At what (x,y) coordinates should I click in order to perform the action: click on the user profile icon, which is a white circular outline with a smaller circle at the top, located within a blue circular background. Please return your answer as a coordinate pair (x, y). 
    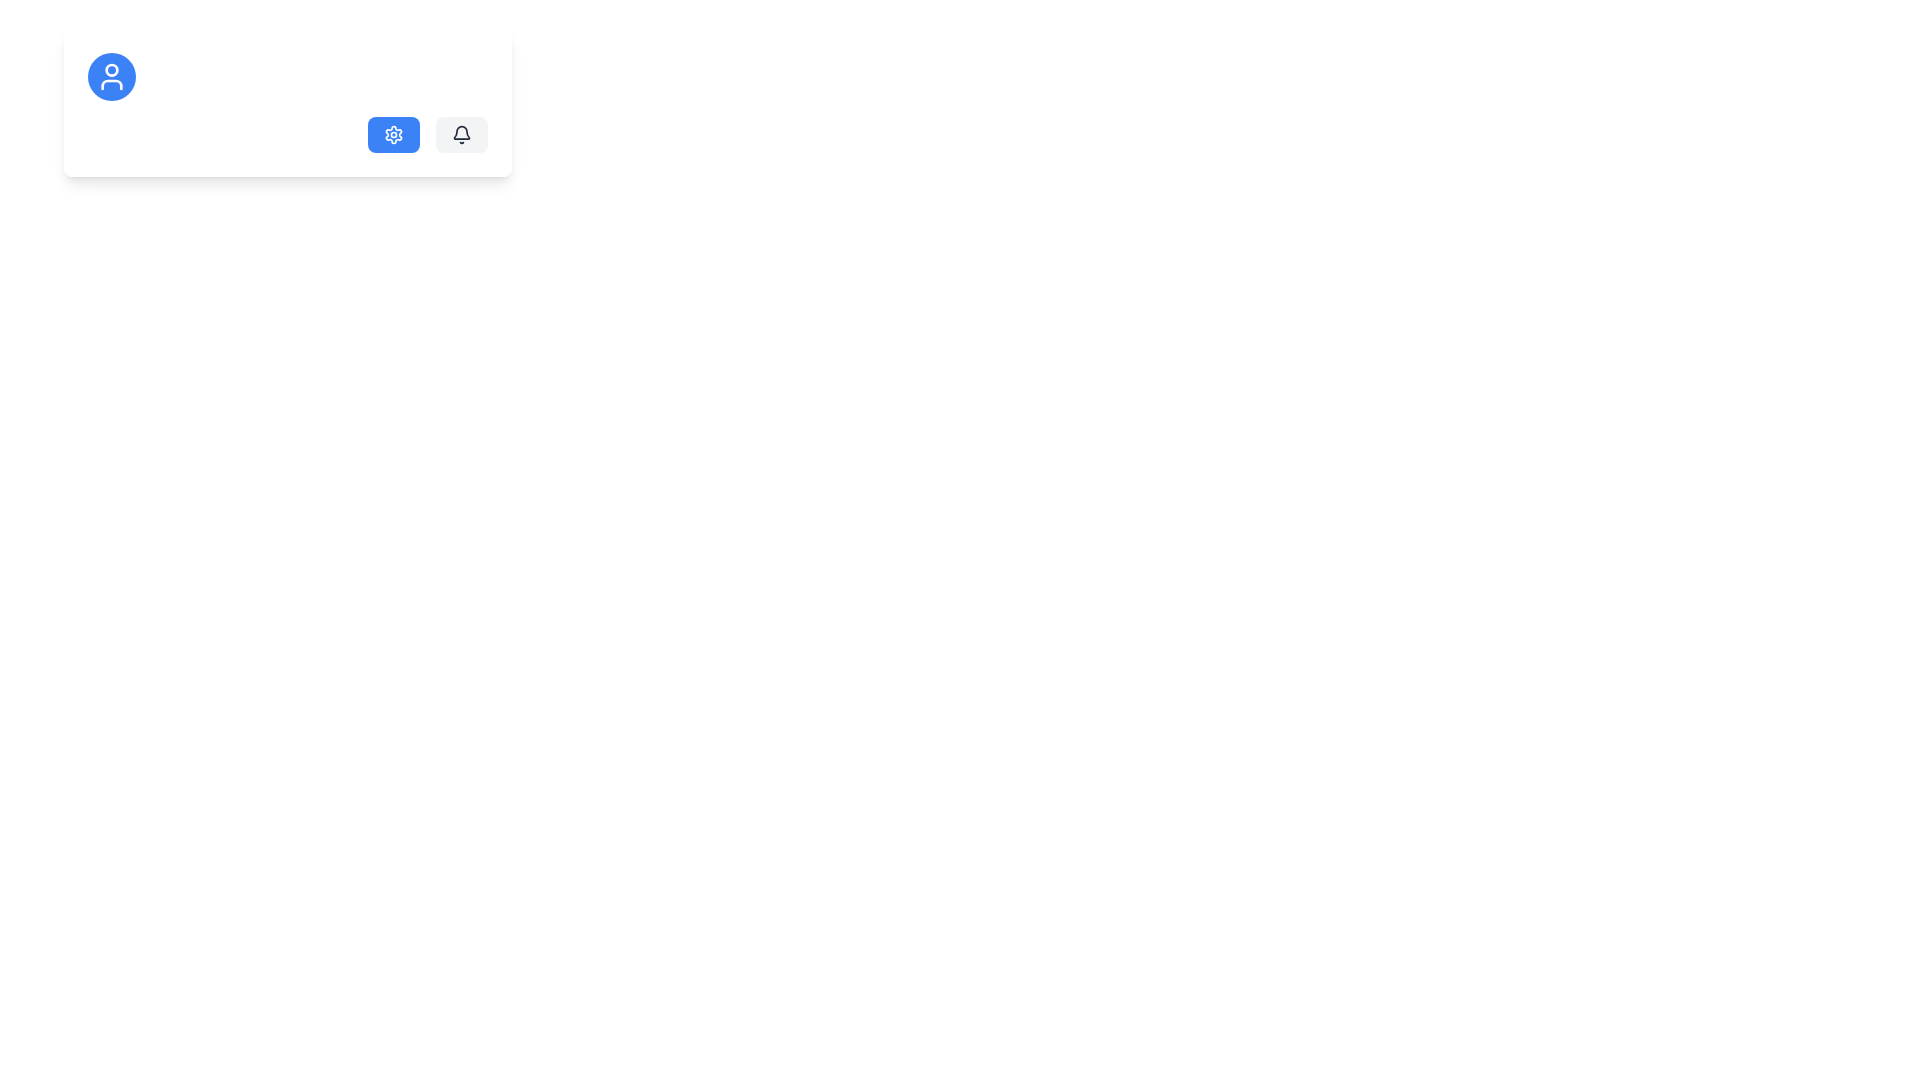
    Looking at the image, I should click on (110, 76).